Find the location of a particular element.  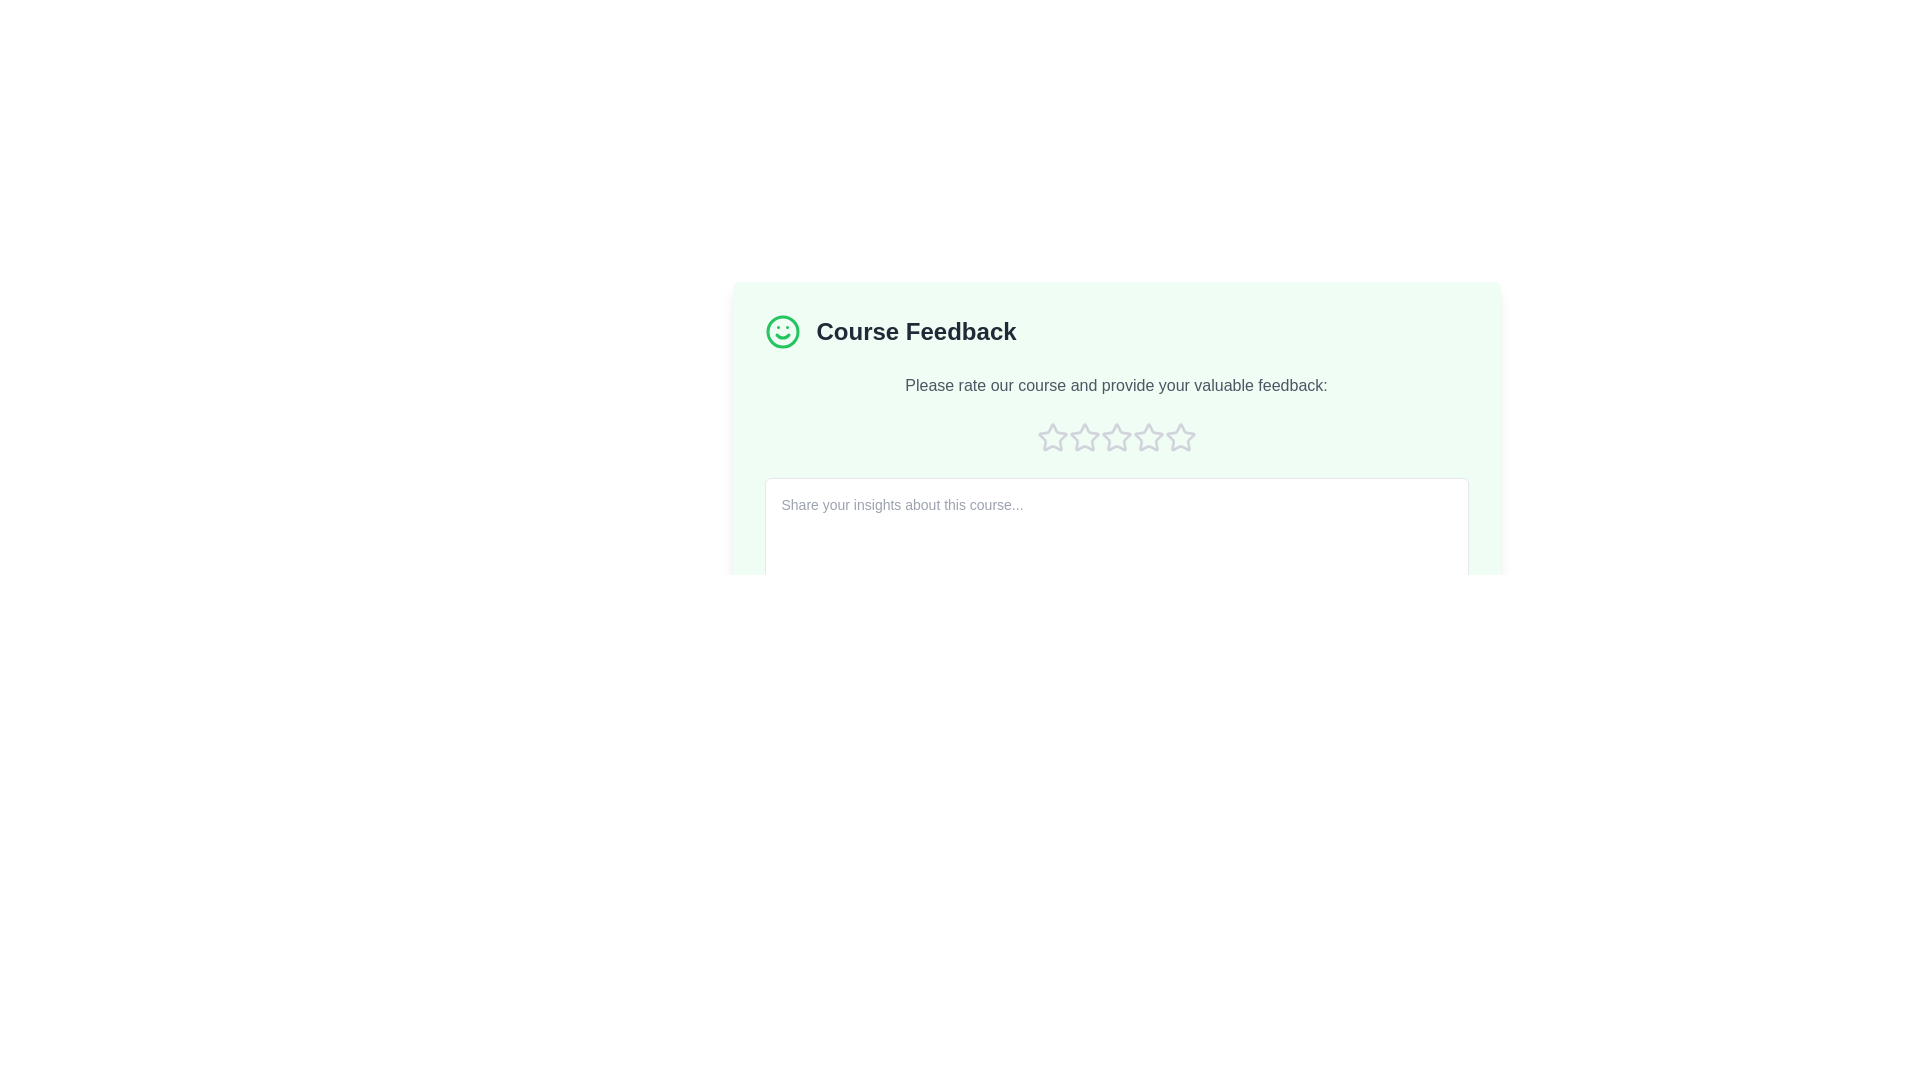

the first non-filled star icon in the rating component below the 'Course Feedback' heading to rate it is located at coordinates (1051, 436).